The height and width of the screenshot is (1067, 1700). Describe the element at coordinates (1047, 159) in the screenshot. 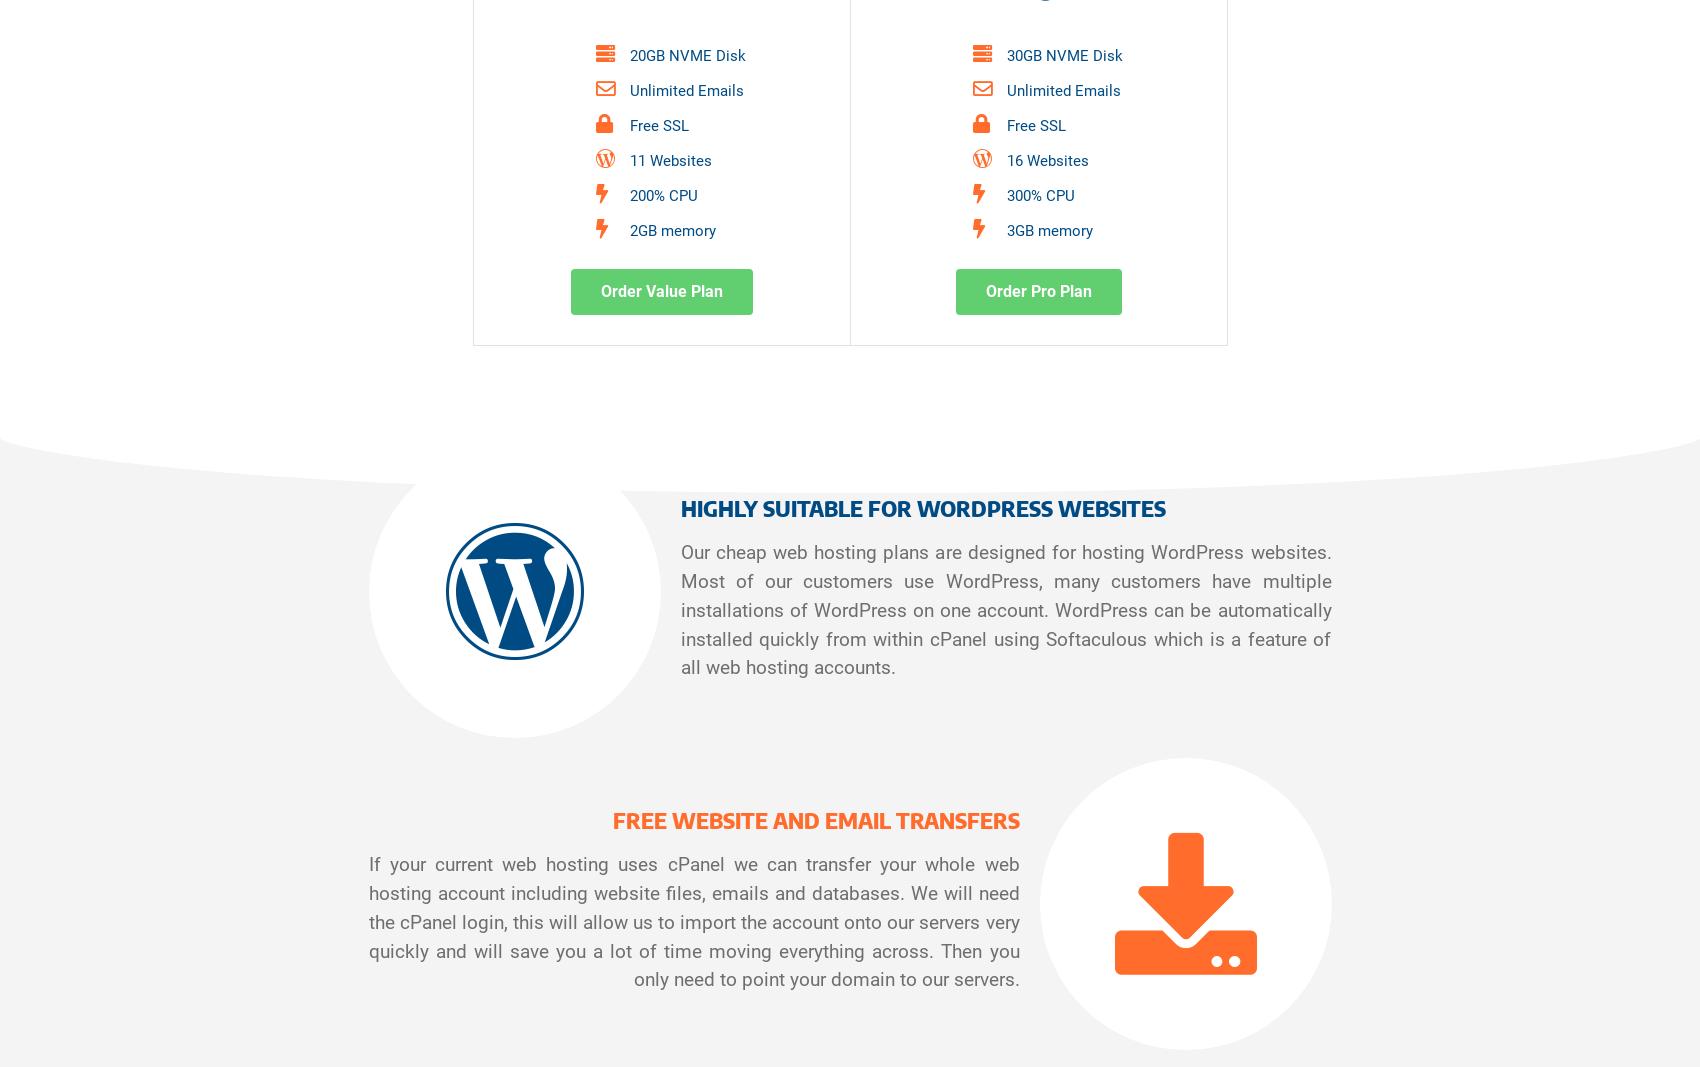

I see `'16 Websites'` at that location.